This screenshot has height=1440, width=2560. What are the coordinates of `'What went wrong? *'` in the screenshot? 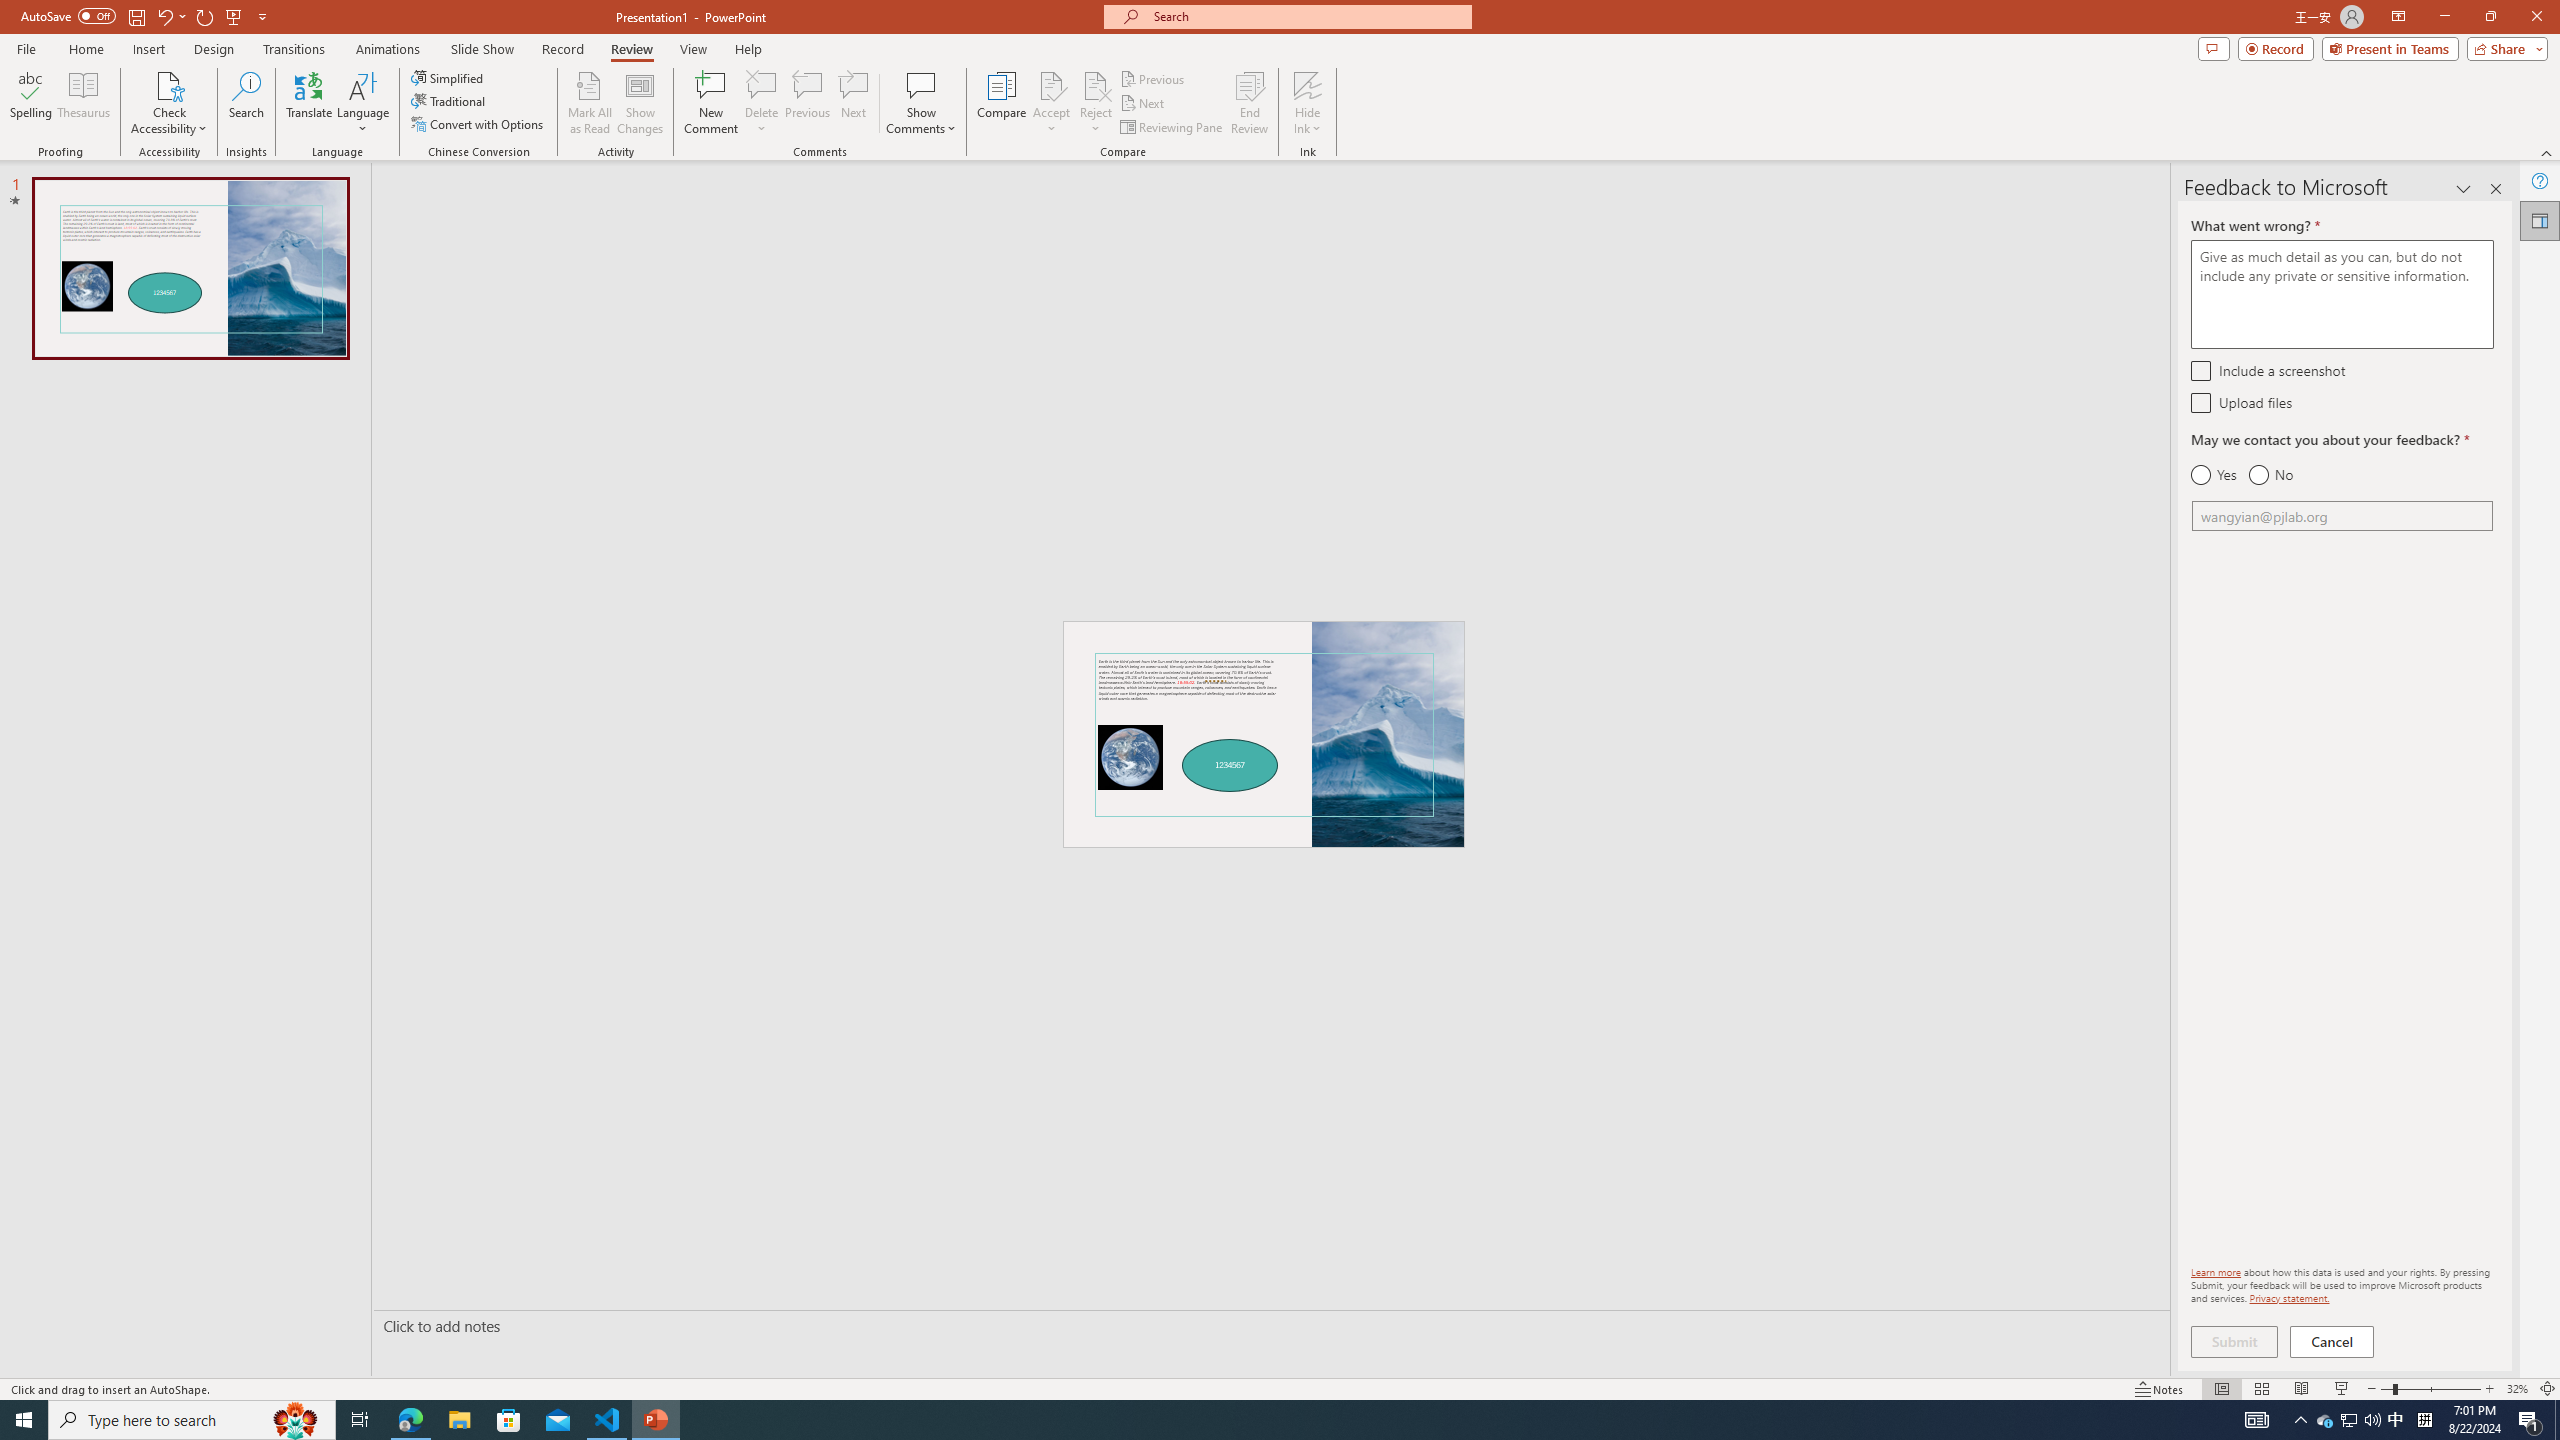 It's located at (2341, 294).